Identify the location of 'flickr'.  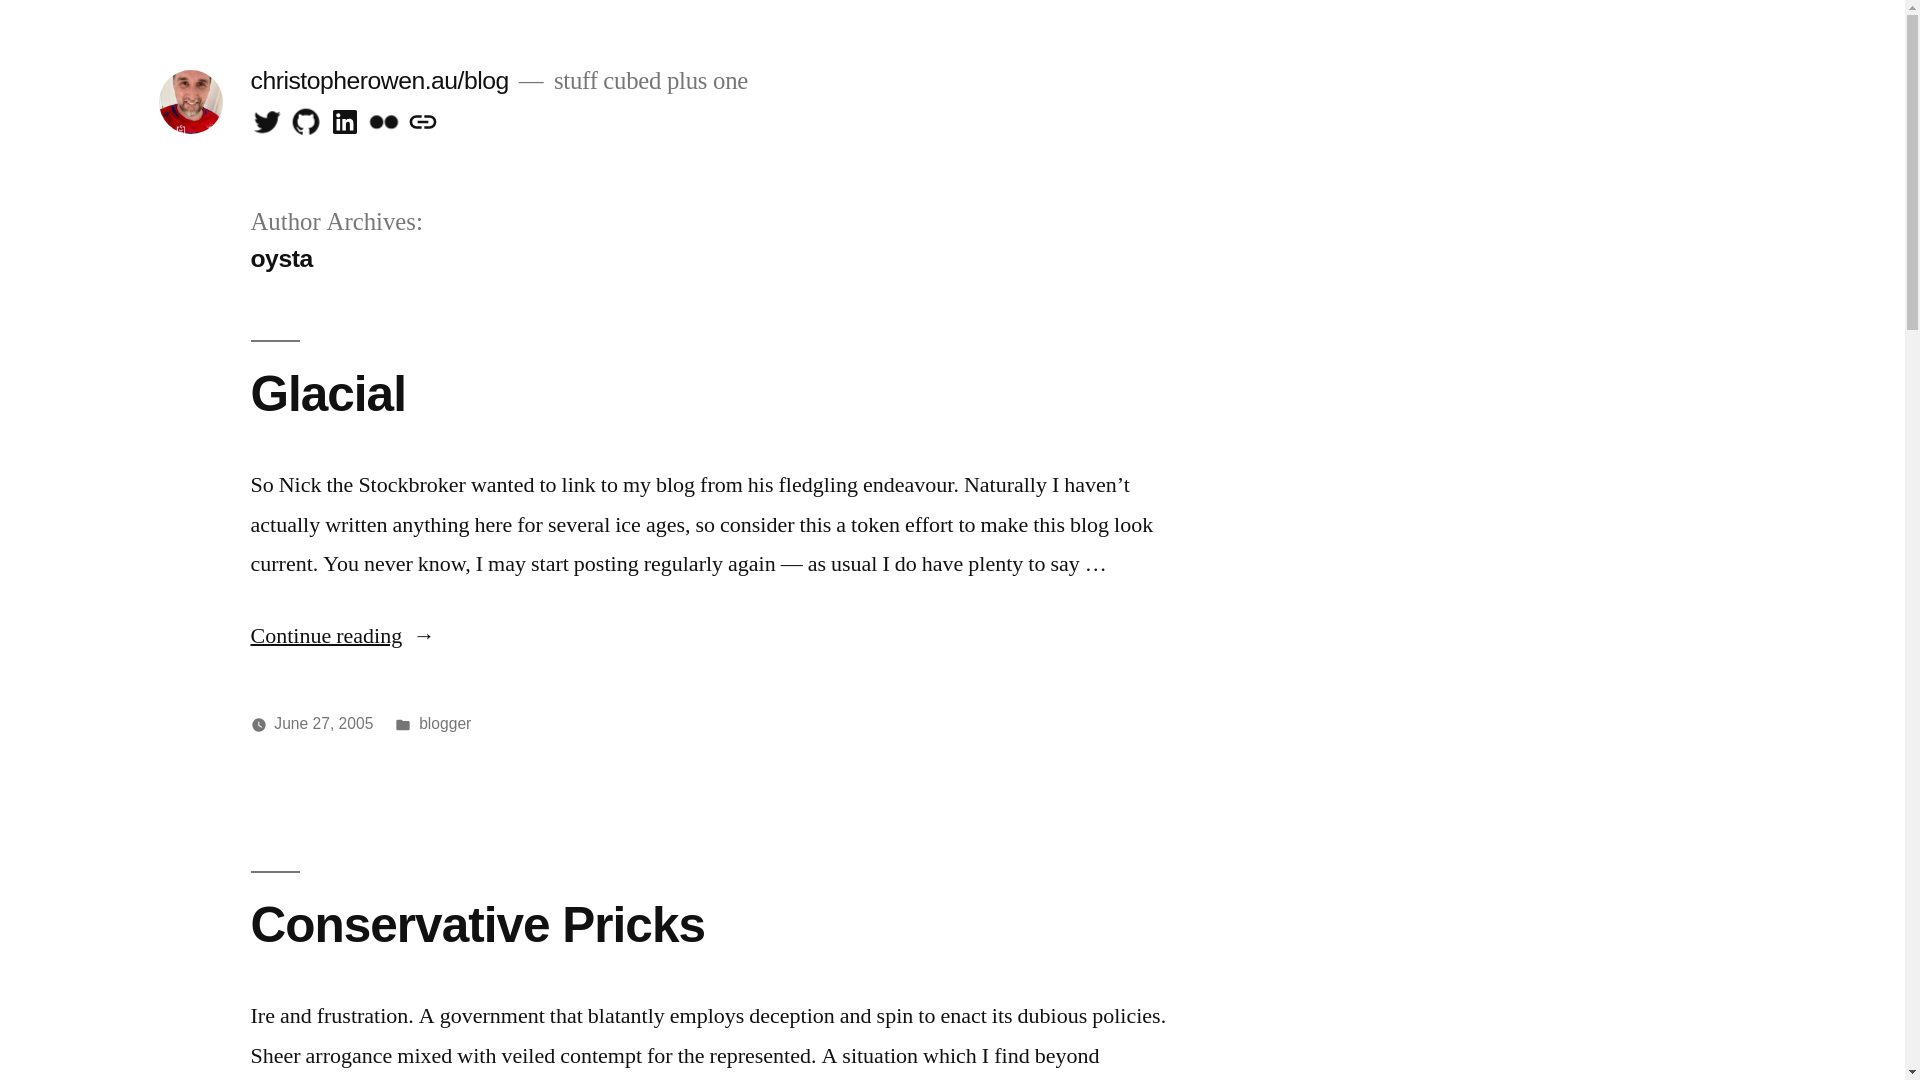
(384, 122).